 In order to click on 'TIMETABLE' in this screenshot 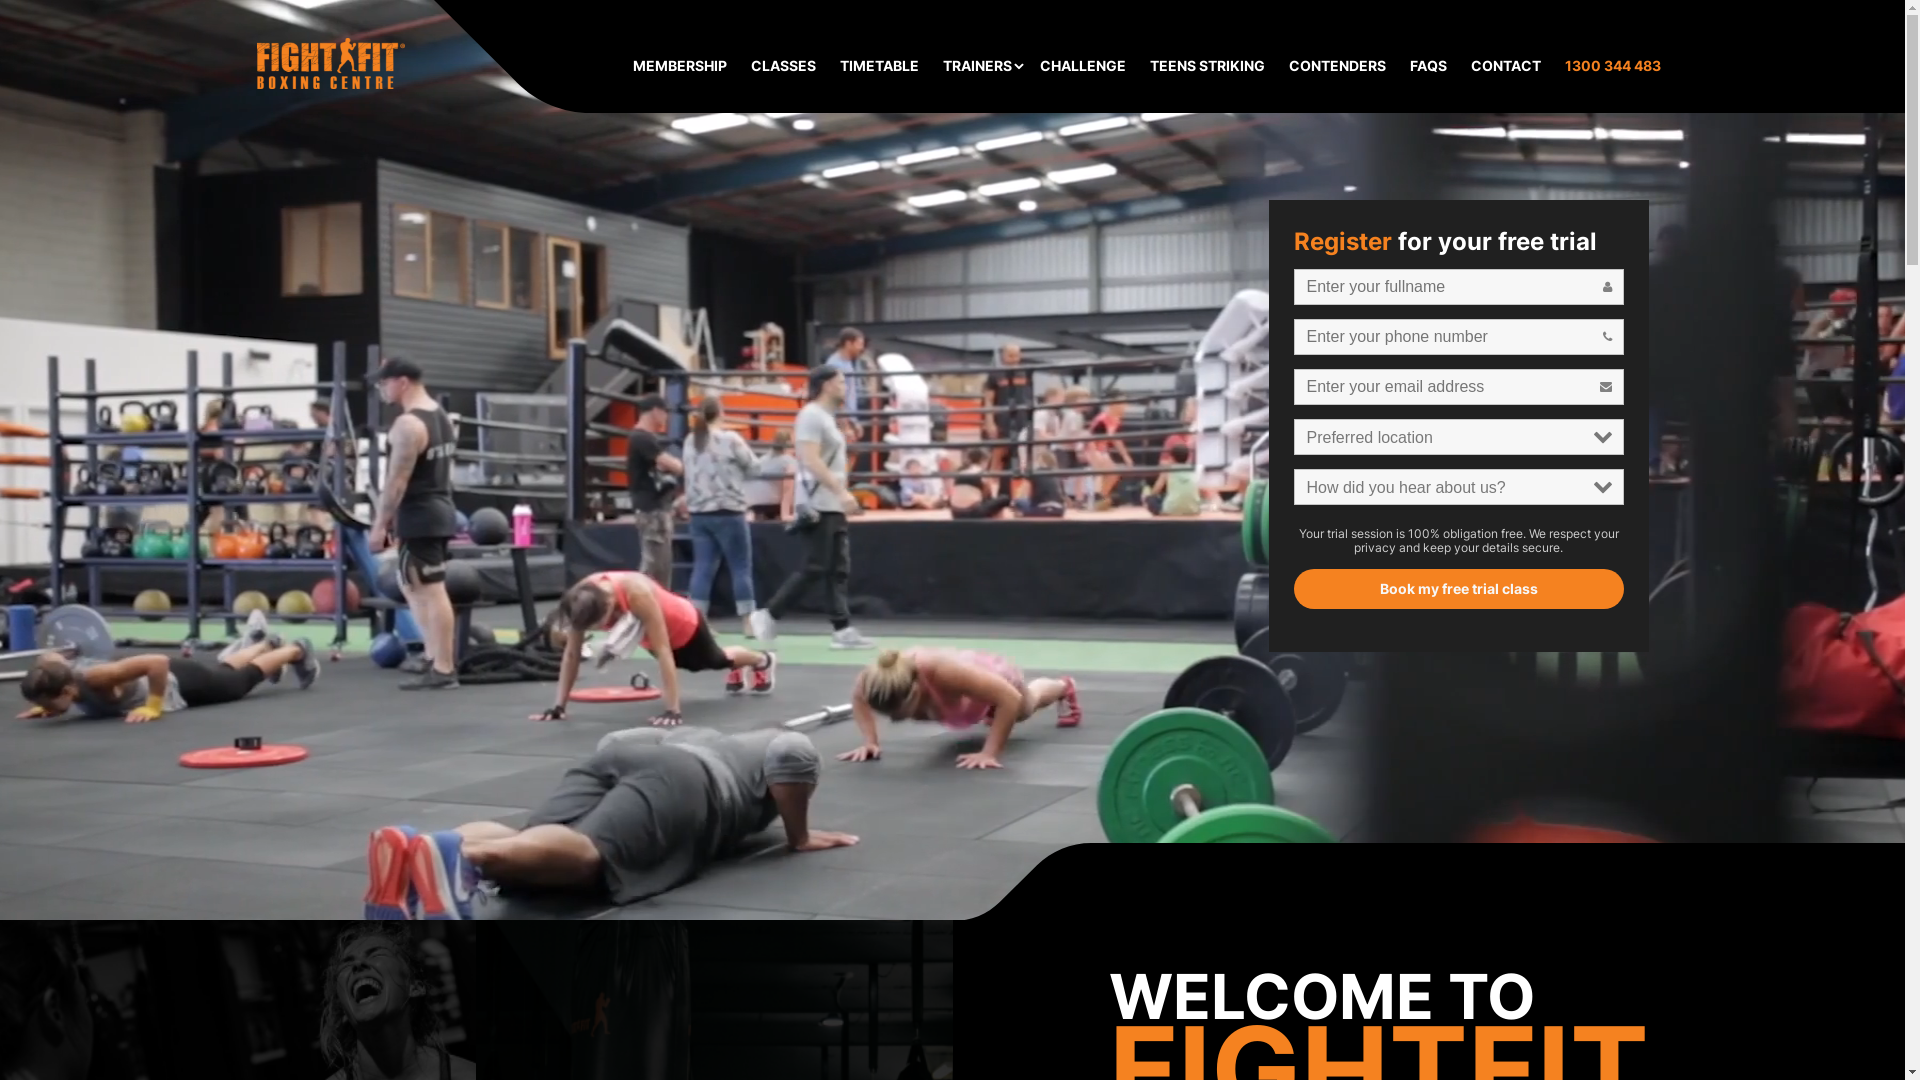, I will do `click(879, 64)`.